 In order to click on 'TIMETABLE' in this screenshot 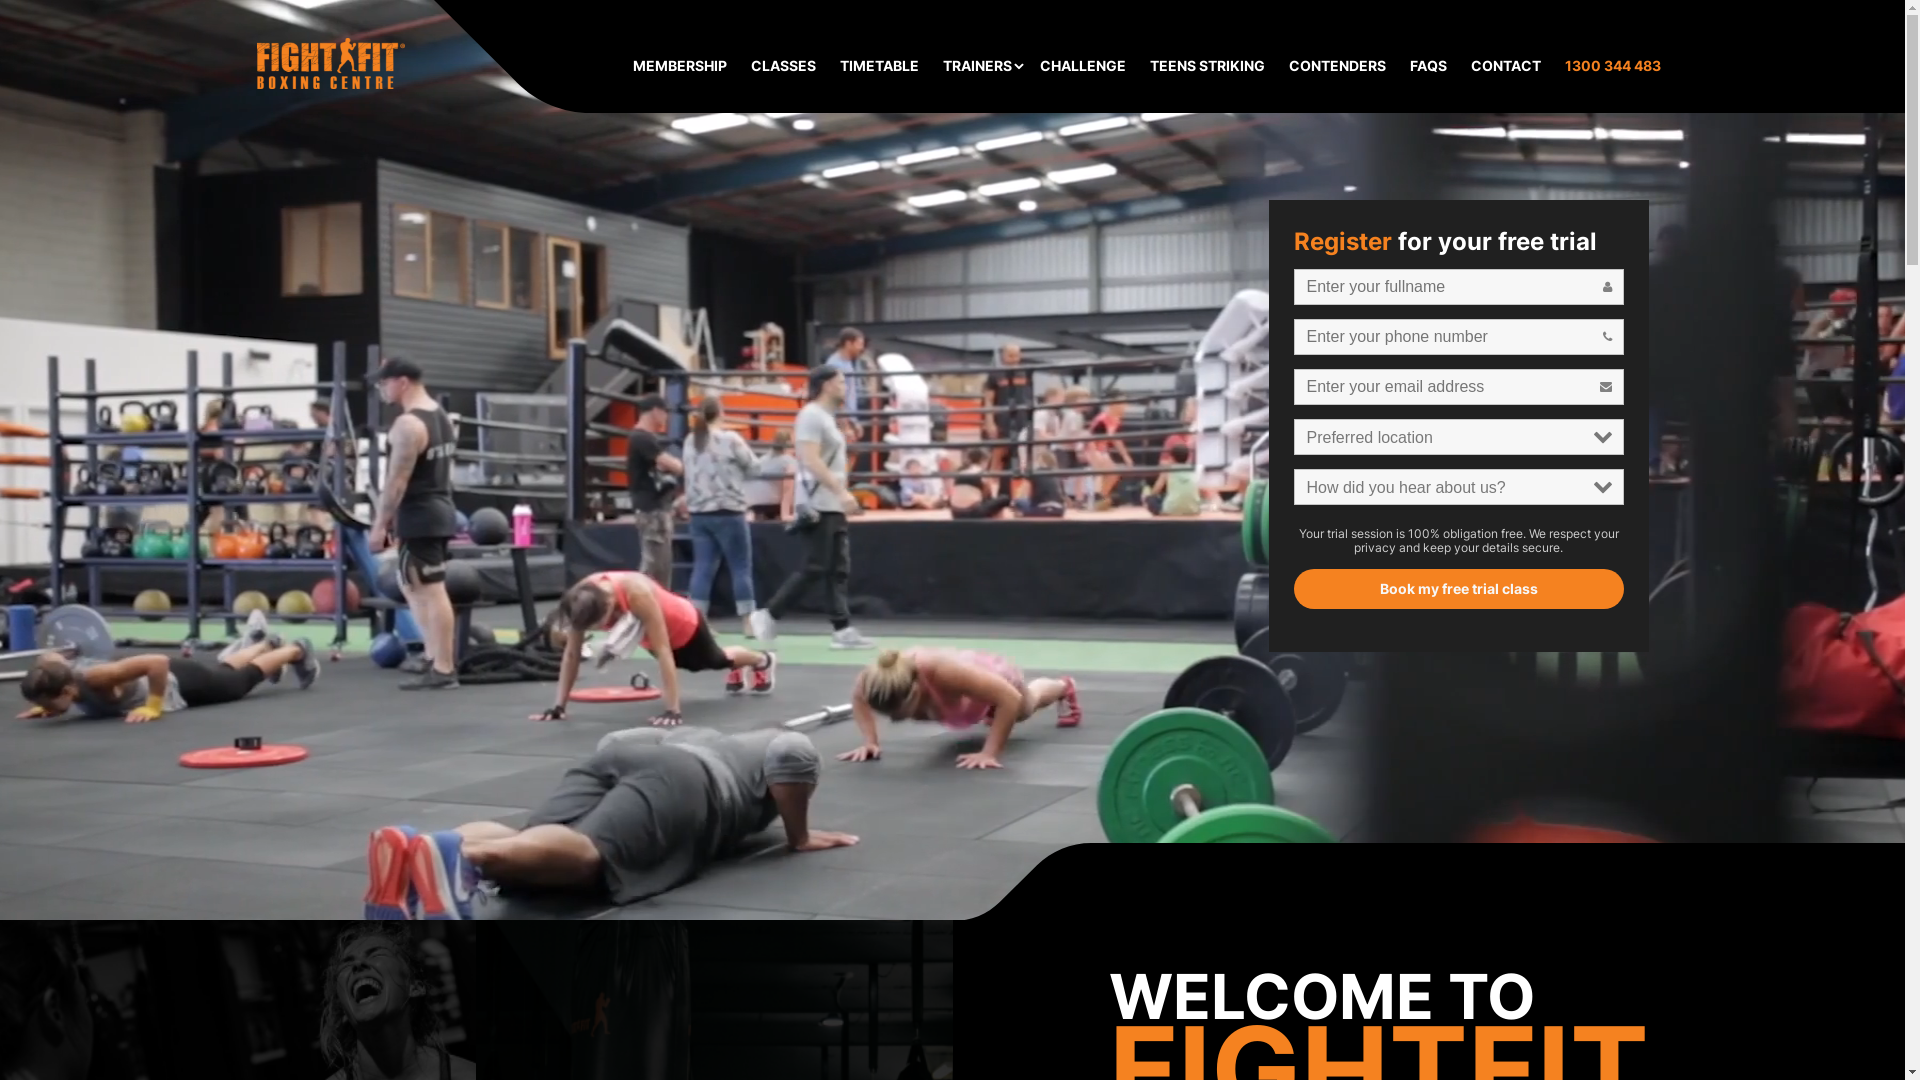, I will do `click(879, 64)`.